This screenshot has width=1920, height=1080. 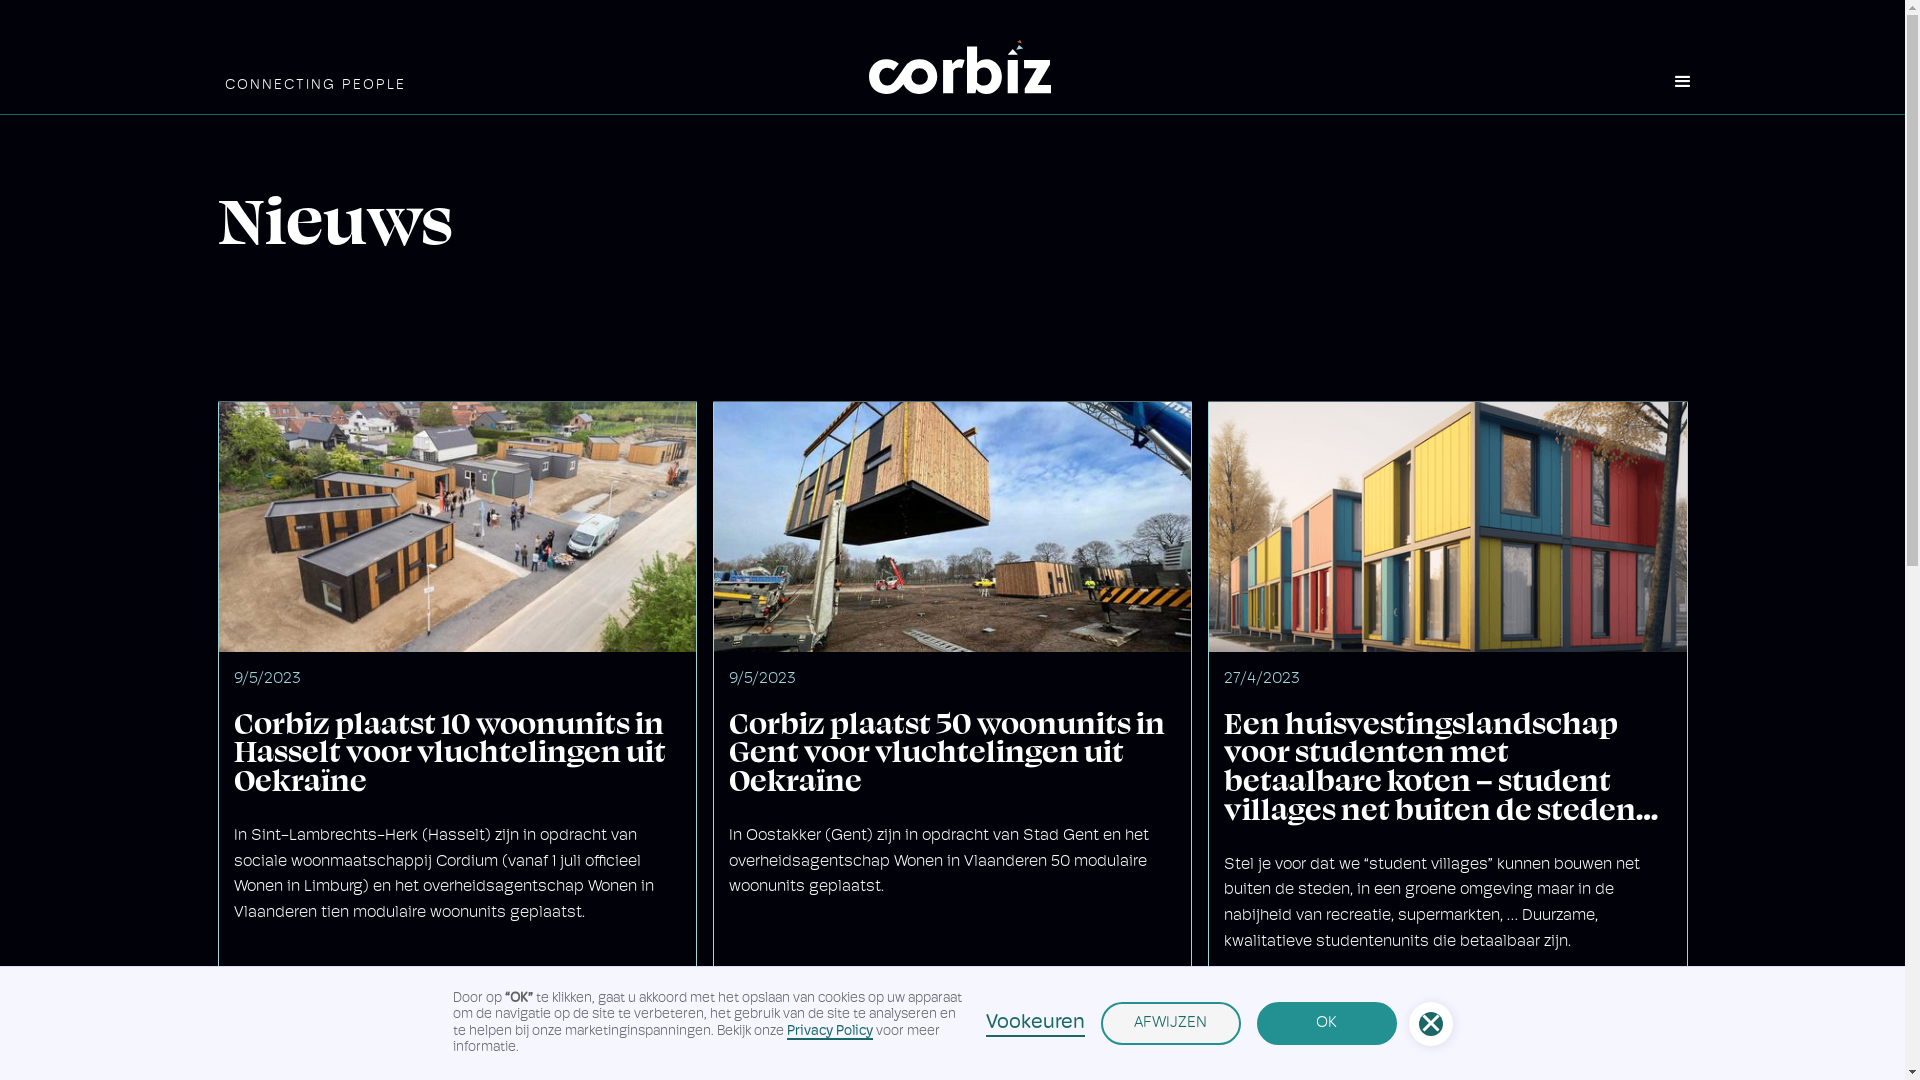 I want to click on 'Privacy Policy', so click(x=829, y=1031).